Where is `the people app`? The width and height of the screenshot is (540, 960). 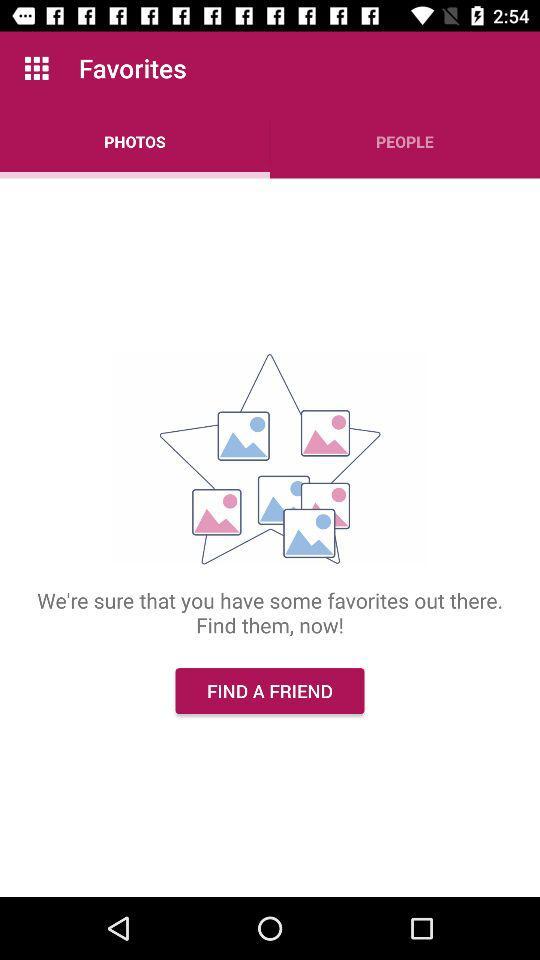
the people app is located at coordinates (405, 140).